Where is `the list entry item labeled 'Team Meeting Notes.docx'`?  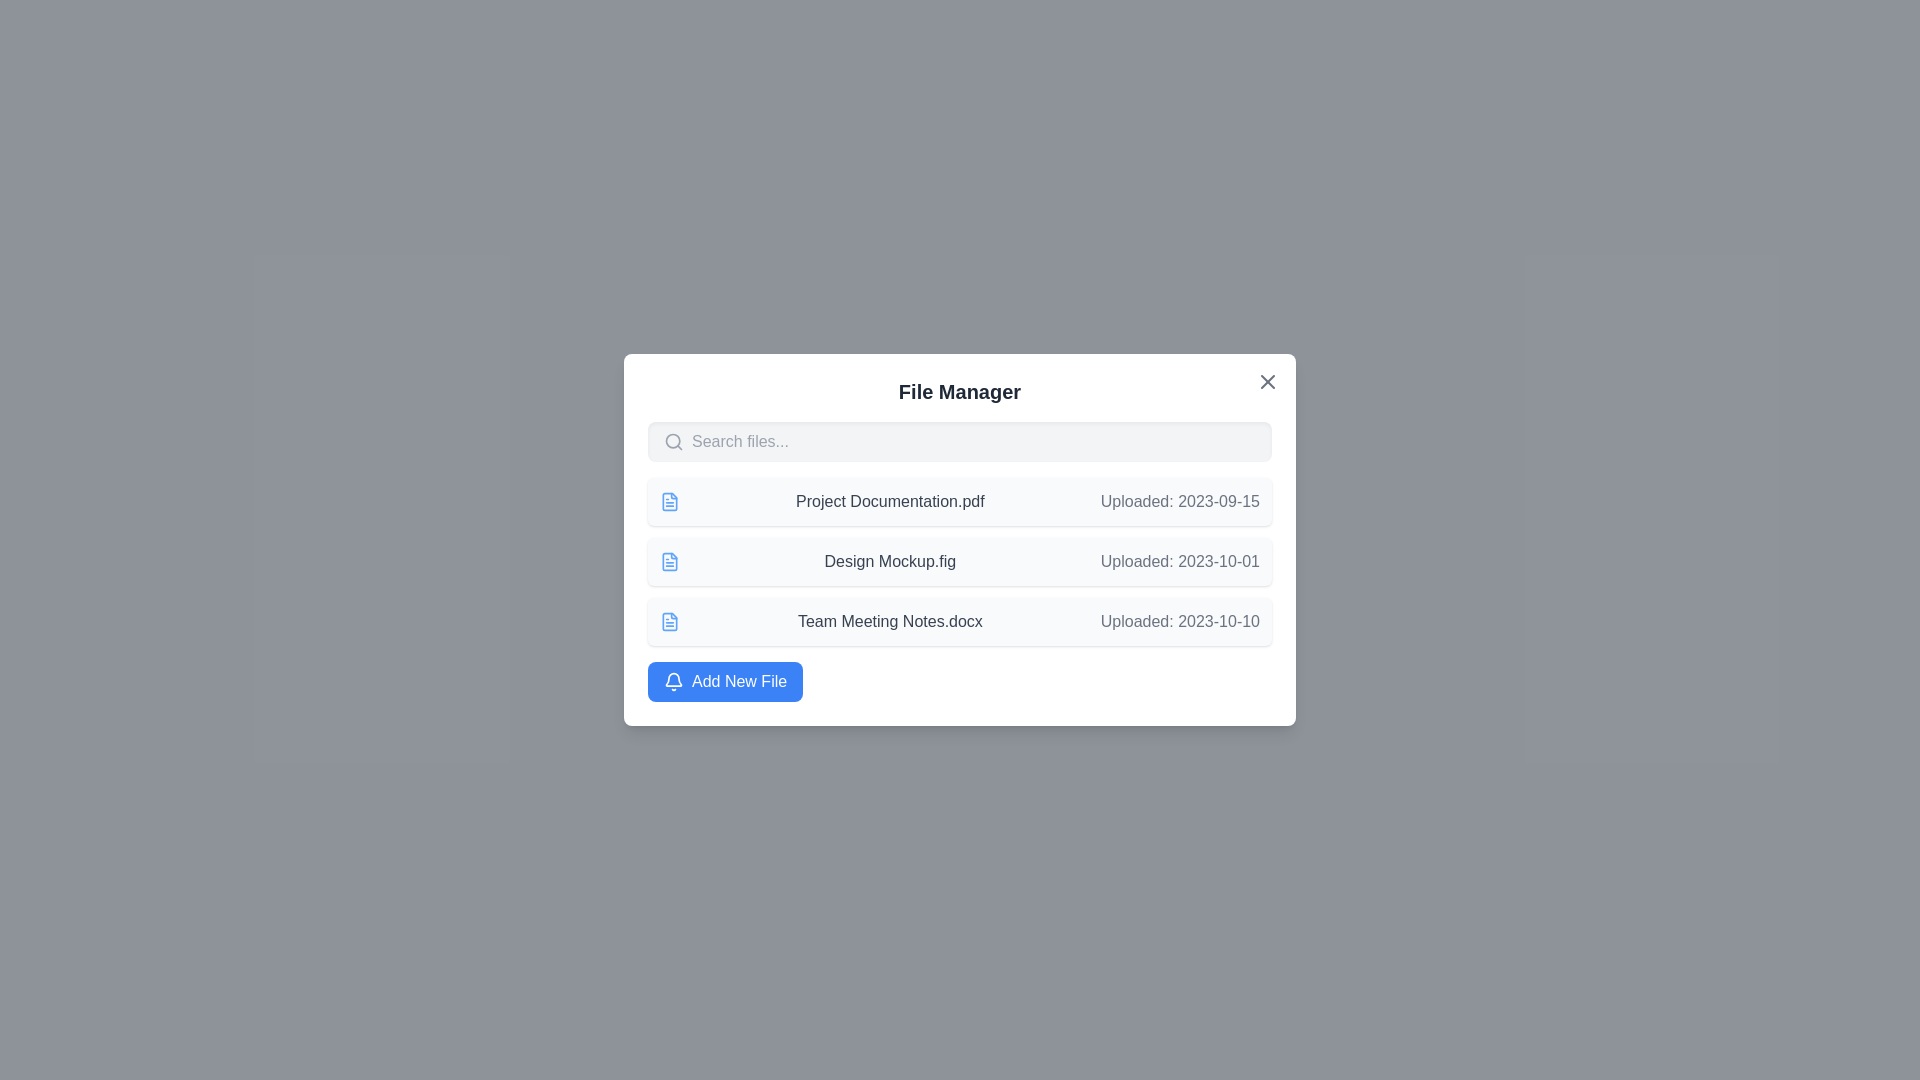 the list entry item labeled 'Team Meeting Notes.docx' is located at coordinates (960, 620).